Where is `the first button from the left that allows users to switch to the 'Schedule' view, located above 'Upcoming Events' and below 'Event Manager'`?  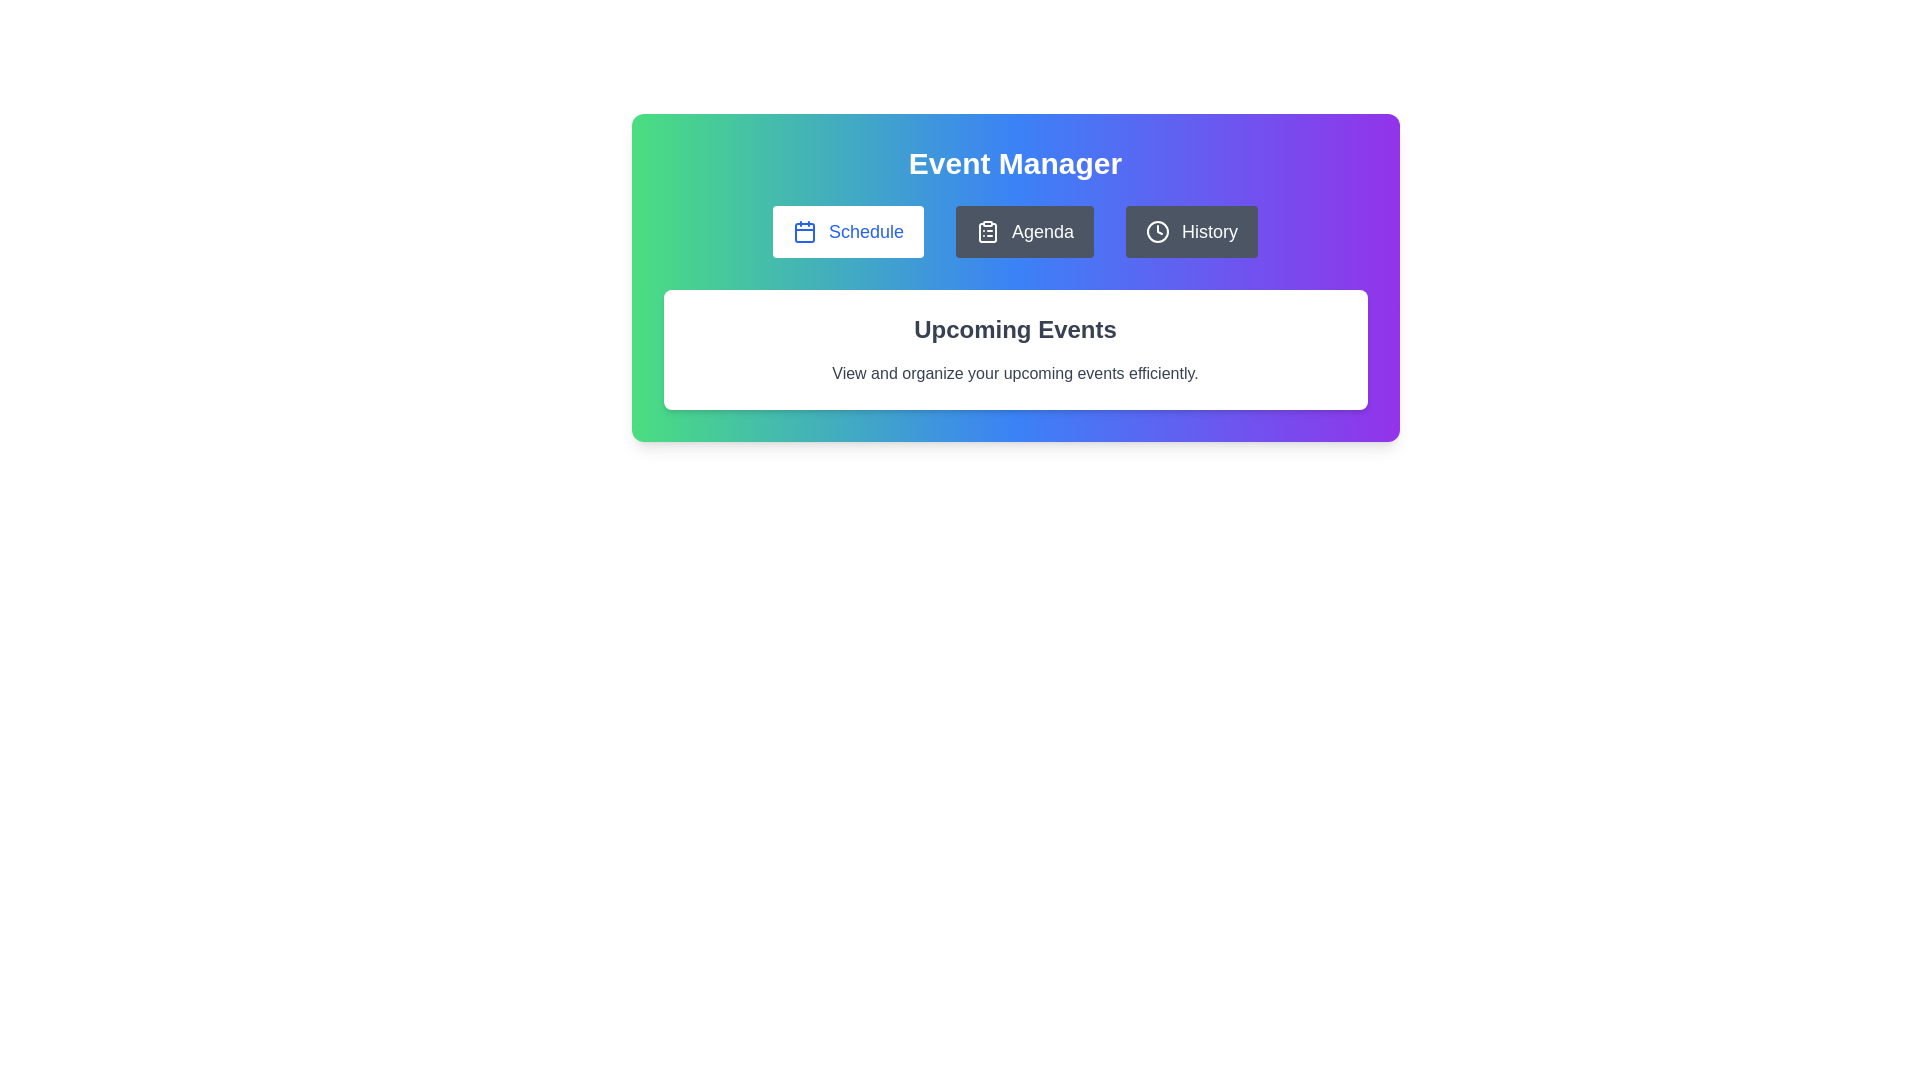 the first button from the left that allows users to switch to the 'Schedule' view, located above 'Upcoming Events' and below 'Event Manager' is located at coordinates (848, 230).